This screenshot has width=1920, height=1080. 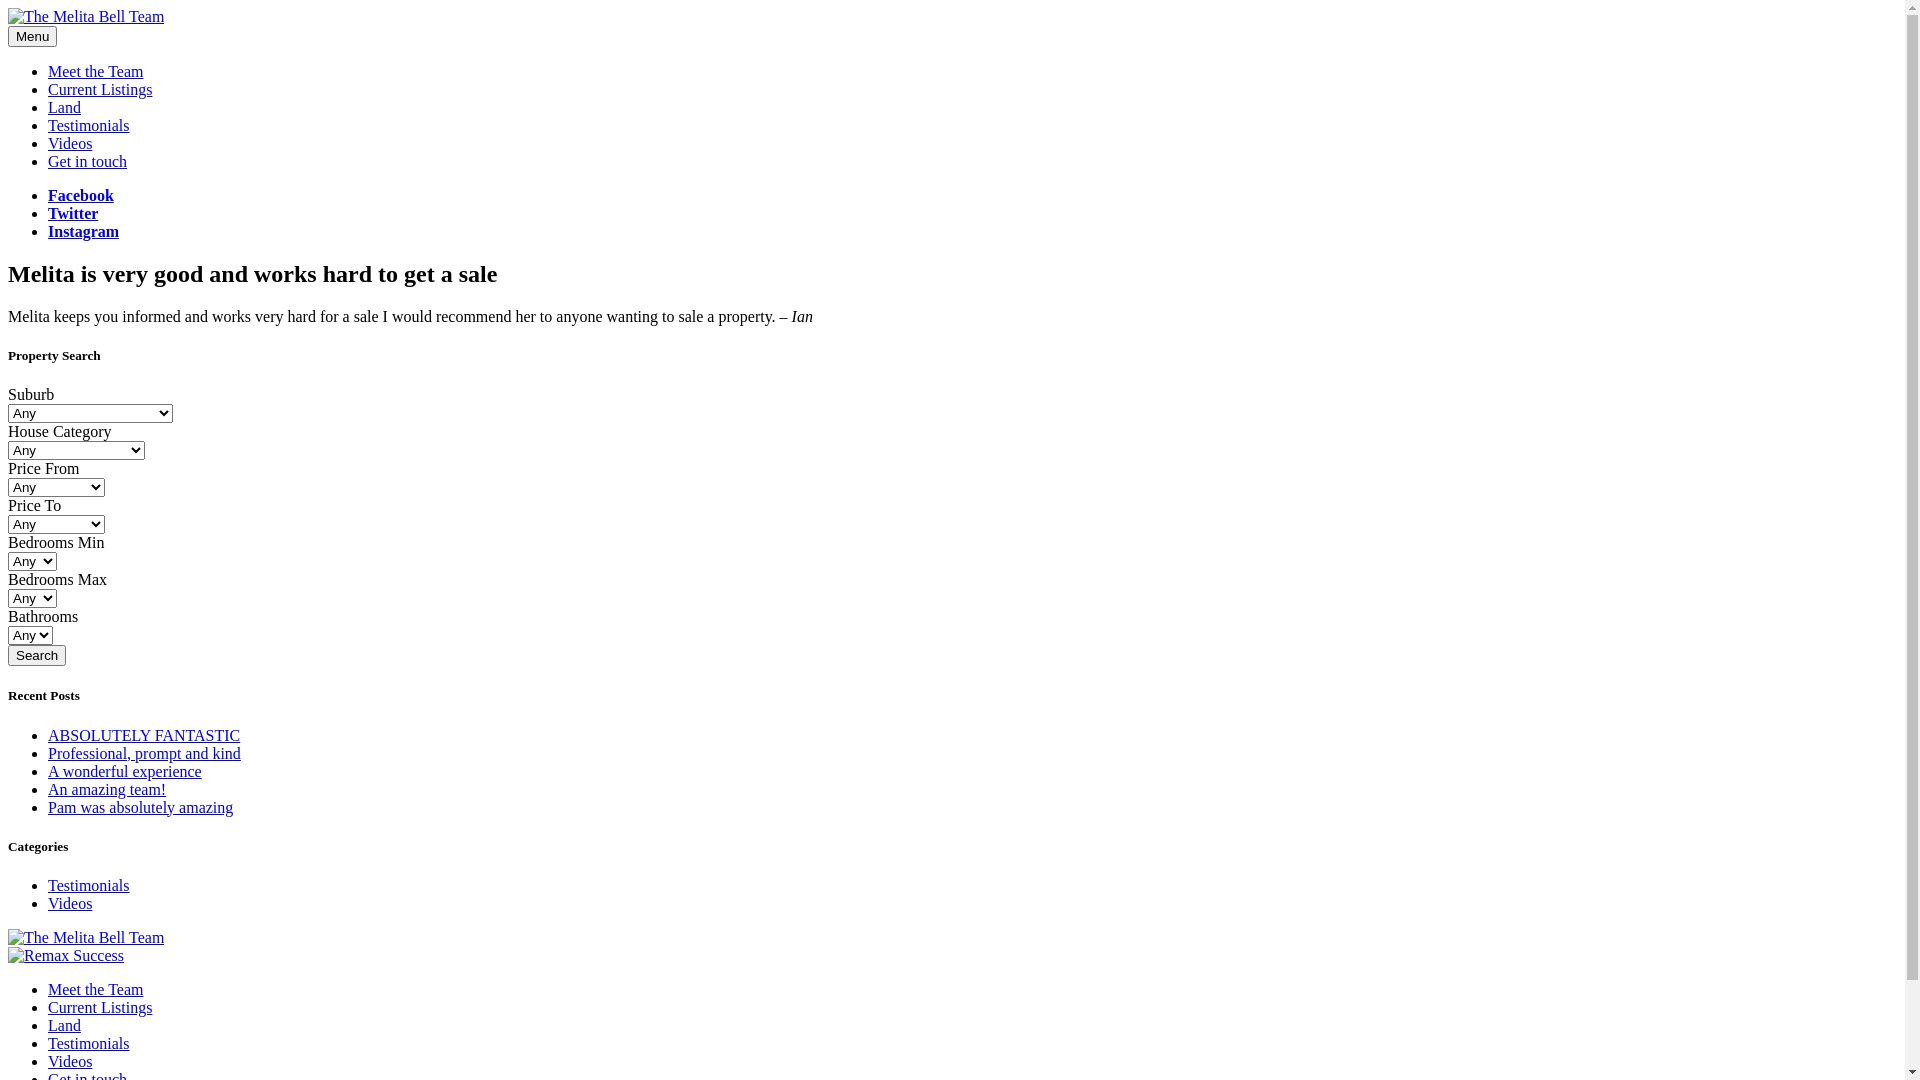 I want to click on 'An amazing team!', so click(x=48, y=787).